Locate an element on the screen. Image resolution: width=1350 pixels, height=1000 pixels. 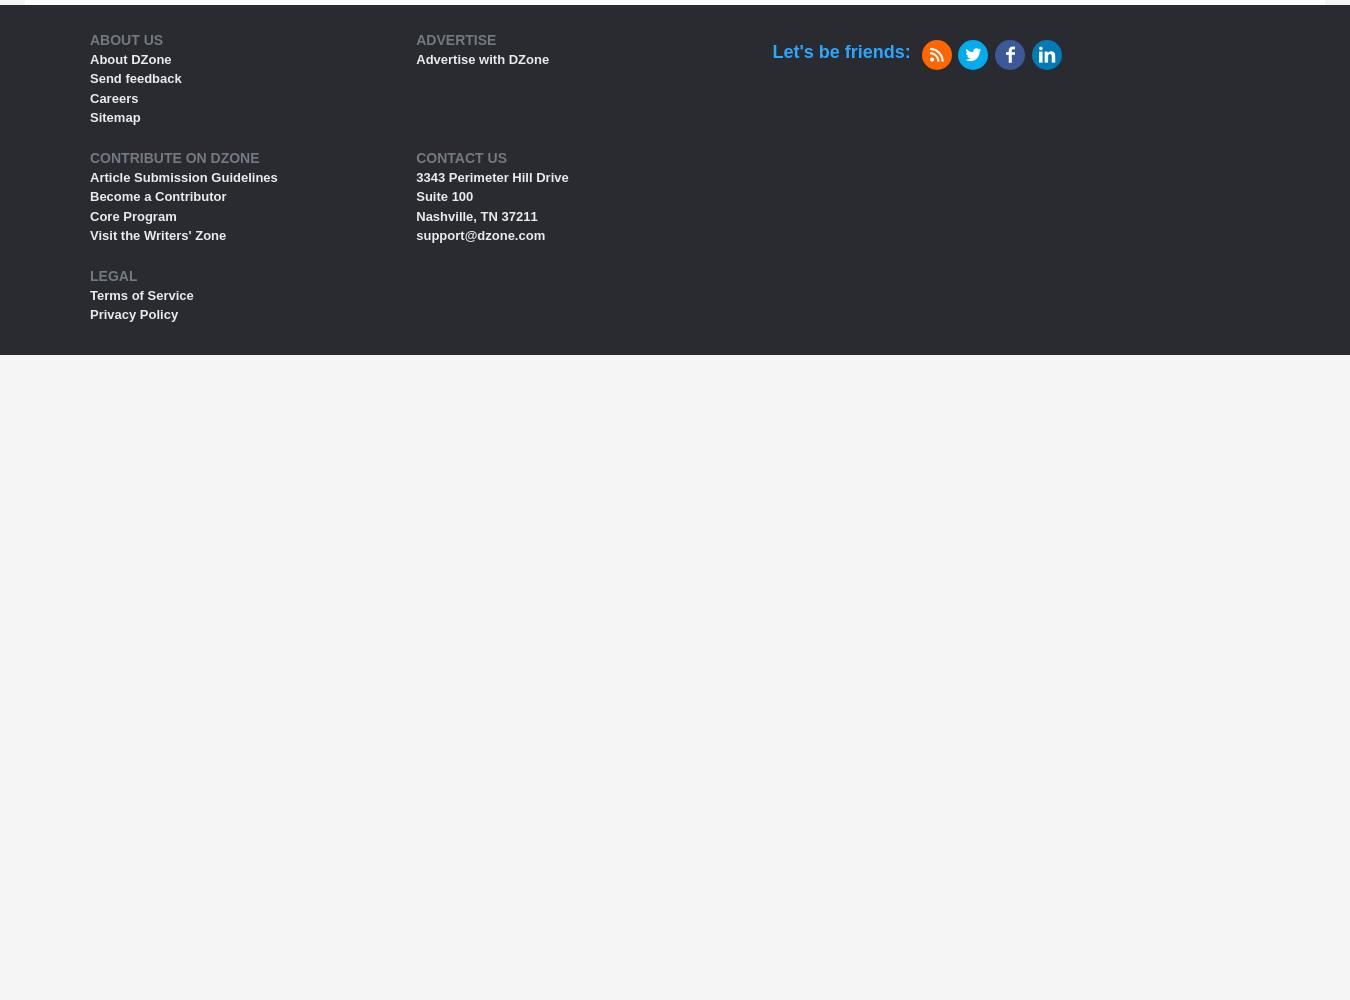
'About DZone' is located at coordinates (130, 58).